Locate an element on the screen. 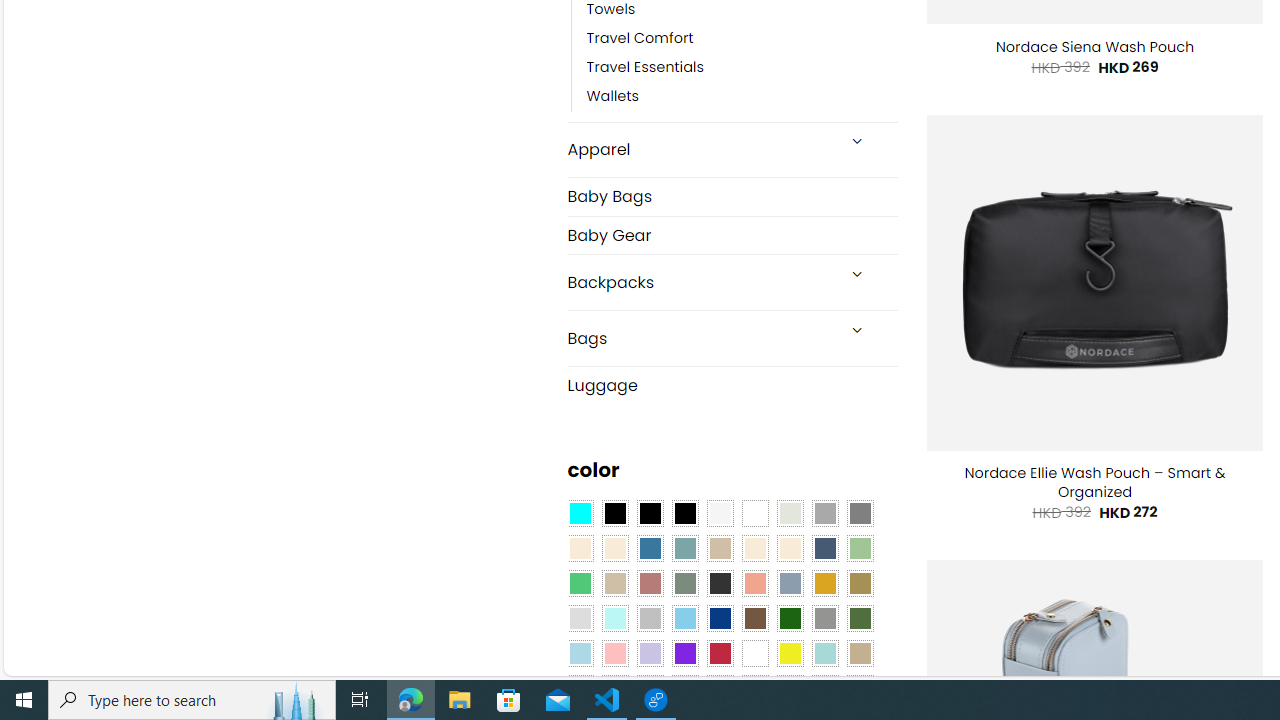  'Light Gray' is located at coordinates (578, 618).